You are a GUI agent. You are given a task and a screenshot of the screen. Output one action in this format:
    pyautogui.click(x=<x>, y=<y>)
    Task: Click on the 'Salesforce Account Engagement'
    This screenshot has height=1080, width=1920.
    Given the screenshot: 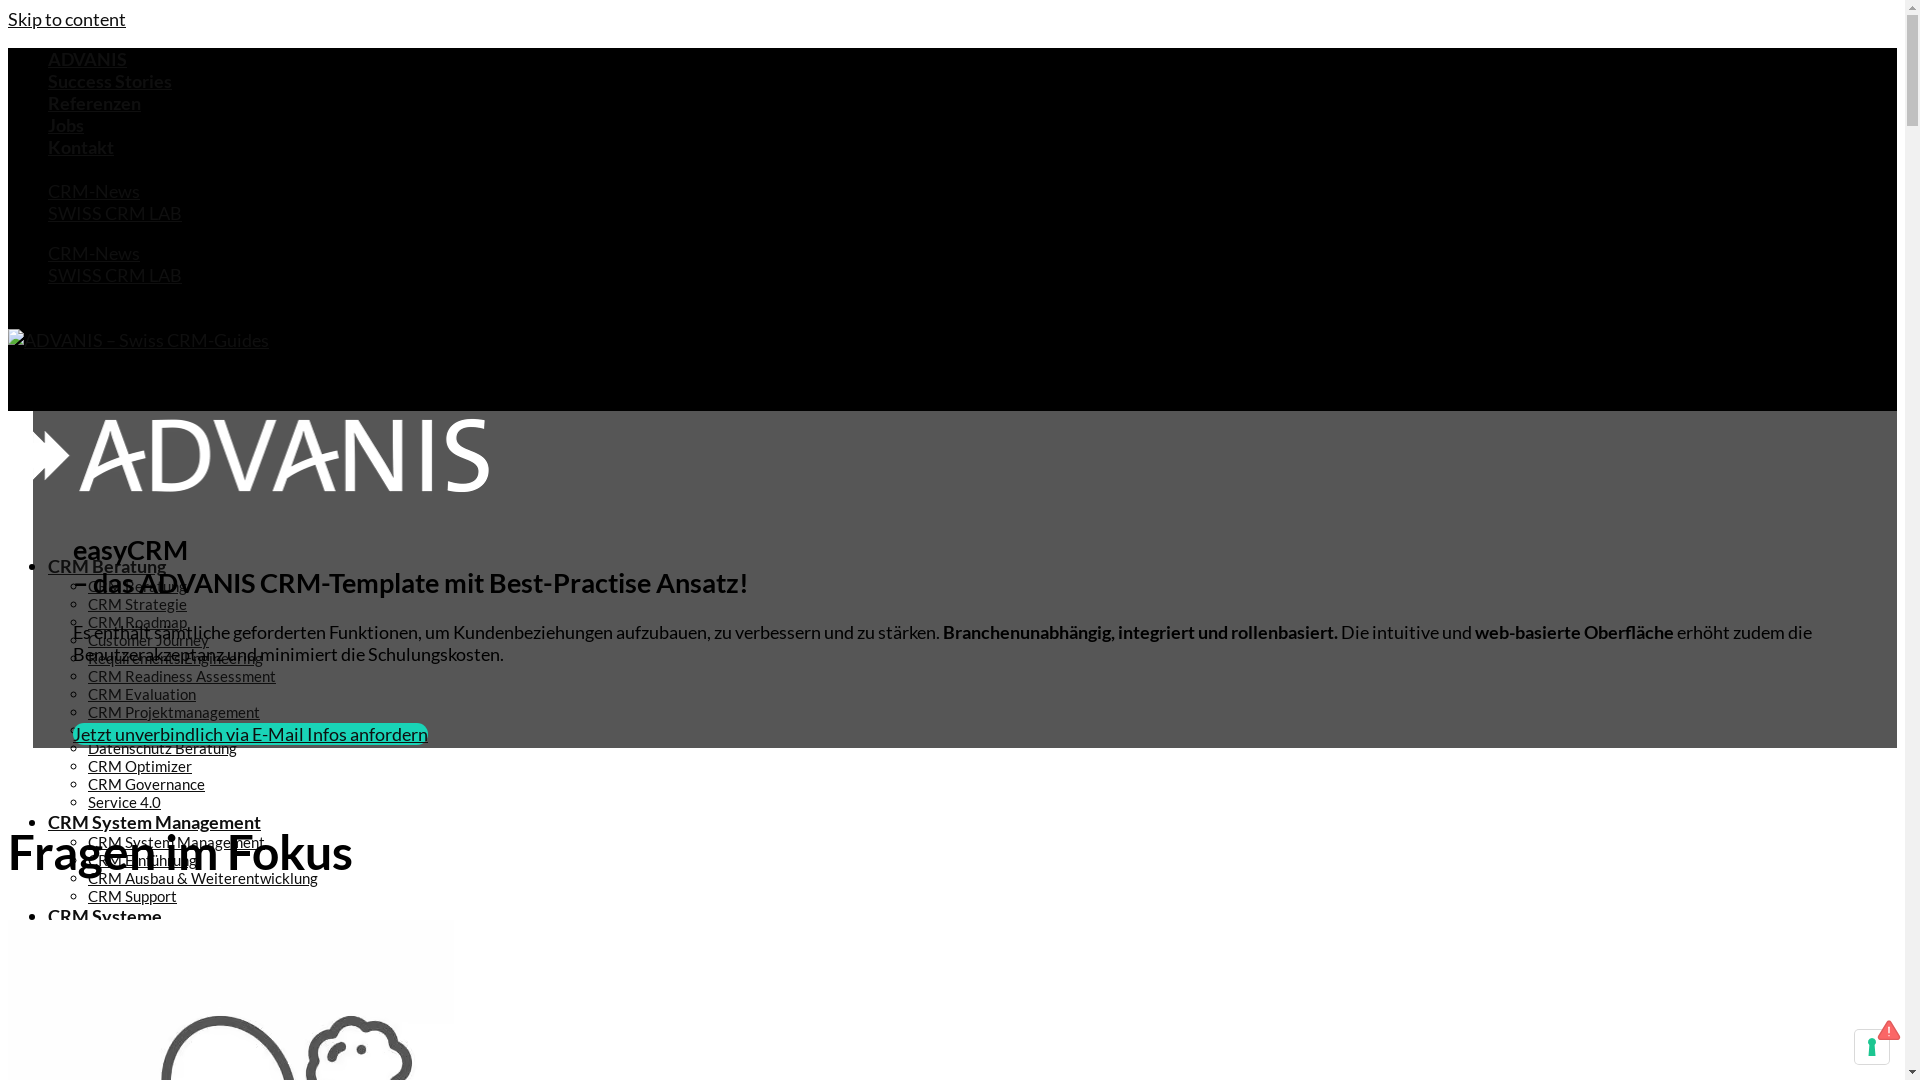 What is the action you would take?
    pyautogui.click(x=127, y=1007)
    